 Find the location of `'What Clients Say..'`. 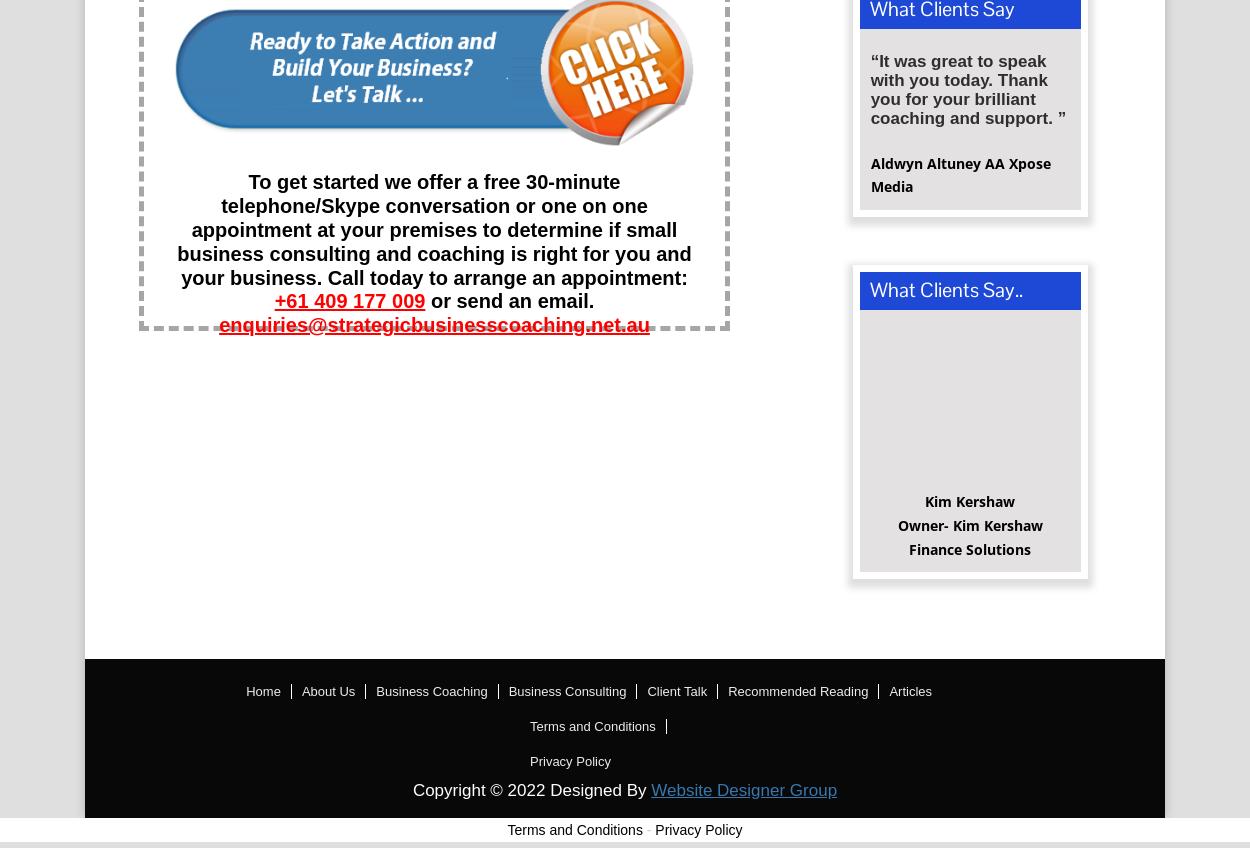

'What Clients Say..' is located at coordinates (944, 296).